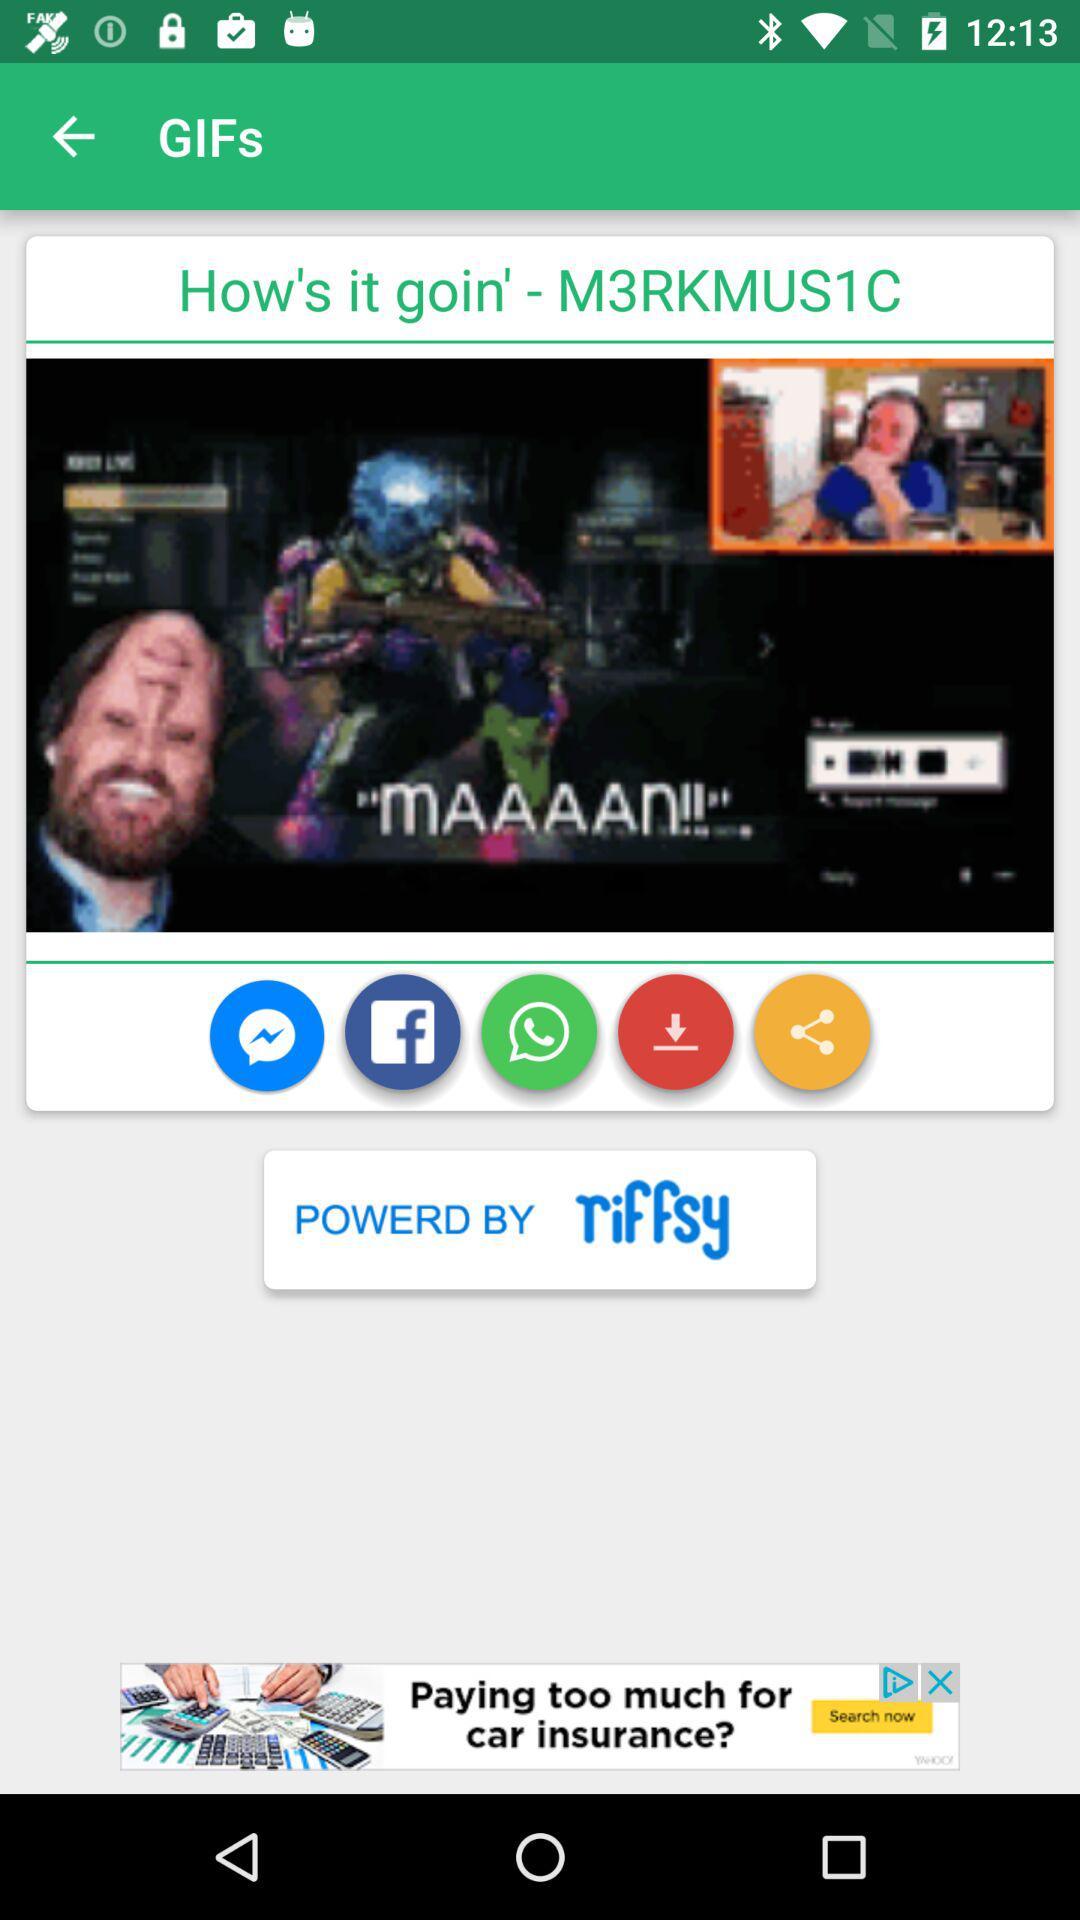 The width and height of the screenshot is (1080, 1920). Describe the element at coordinates (812, 1037) in the screenshot. I see `share button` at that location.